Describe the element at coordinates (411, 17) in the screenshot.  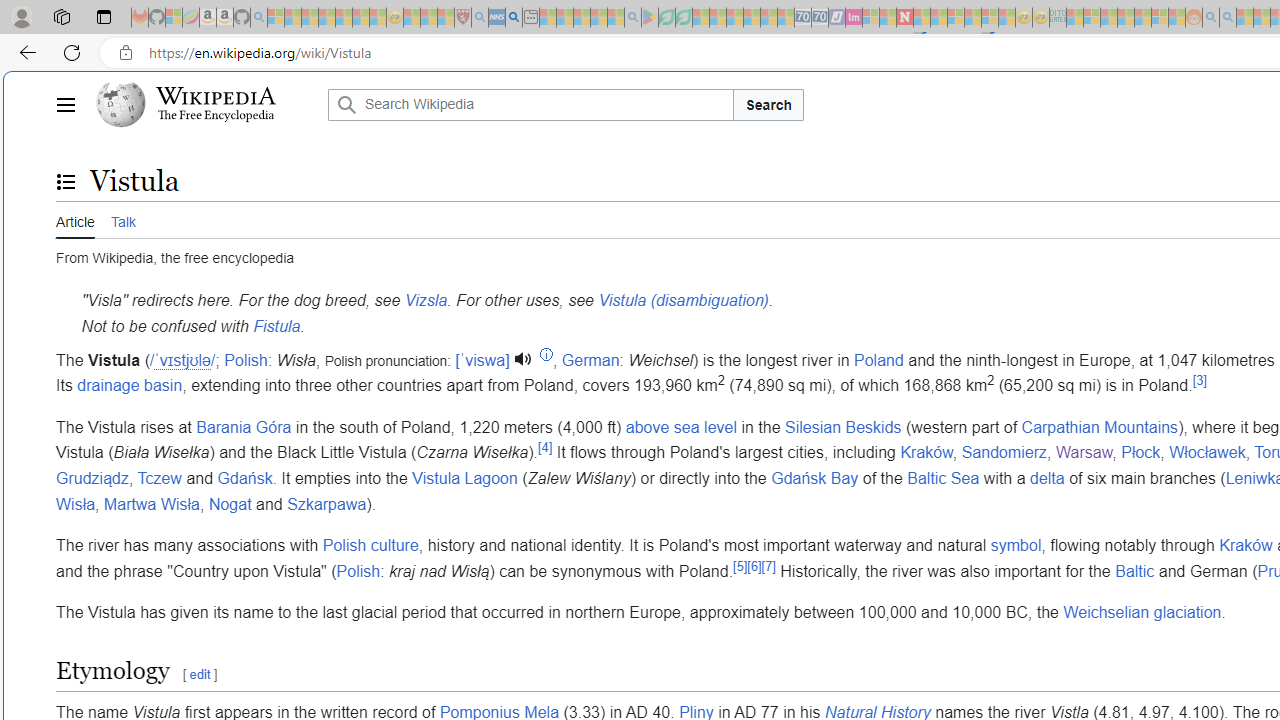
I see `'Recipes - MSN - Sleeping'` at that location.